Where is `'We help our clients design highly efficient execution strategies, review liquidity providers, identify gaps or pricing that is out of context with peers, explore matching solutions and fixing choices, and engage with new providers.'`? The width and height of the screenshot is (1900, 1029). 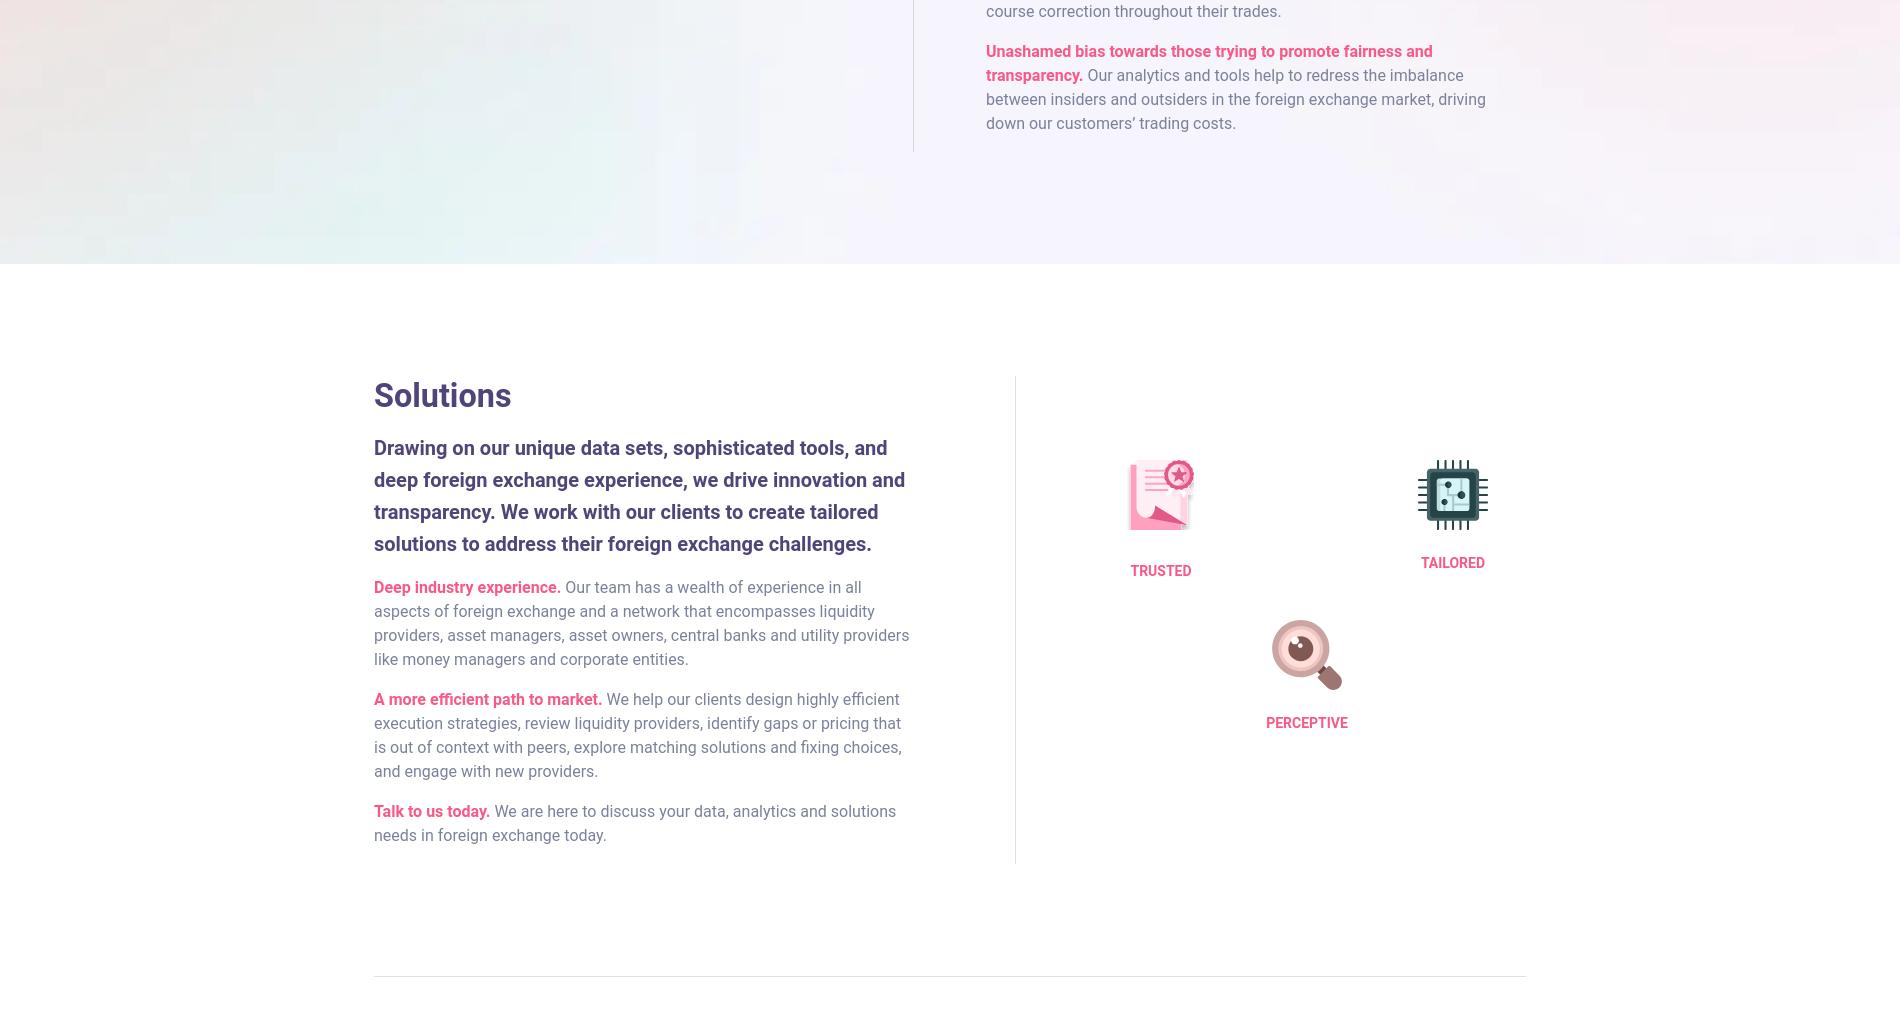 'We help our clients design highly efficient execution strategies, review liquidity providers, identify gaps or pricing that is out of context with peers, explore matching solutions and fixing choices, and engage with new providers.' is located at coordinates (637, 733).